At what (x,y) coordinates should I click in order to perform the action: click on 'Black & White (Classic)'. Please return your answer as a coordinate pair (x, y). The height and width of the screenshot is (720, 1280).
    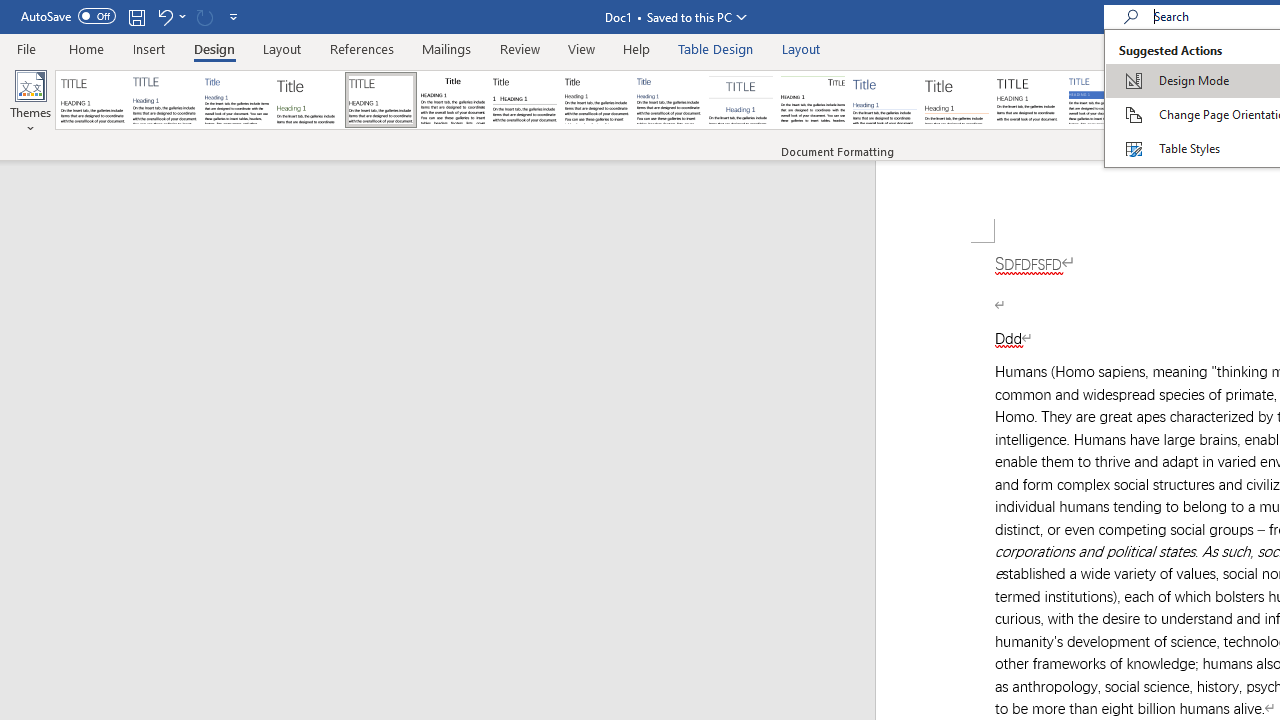
    Looking at the image, I should click on (452, 100).